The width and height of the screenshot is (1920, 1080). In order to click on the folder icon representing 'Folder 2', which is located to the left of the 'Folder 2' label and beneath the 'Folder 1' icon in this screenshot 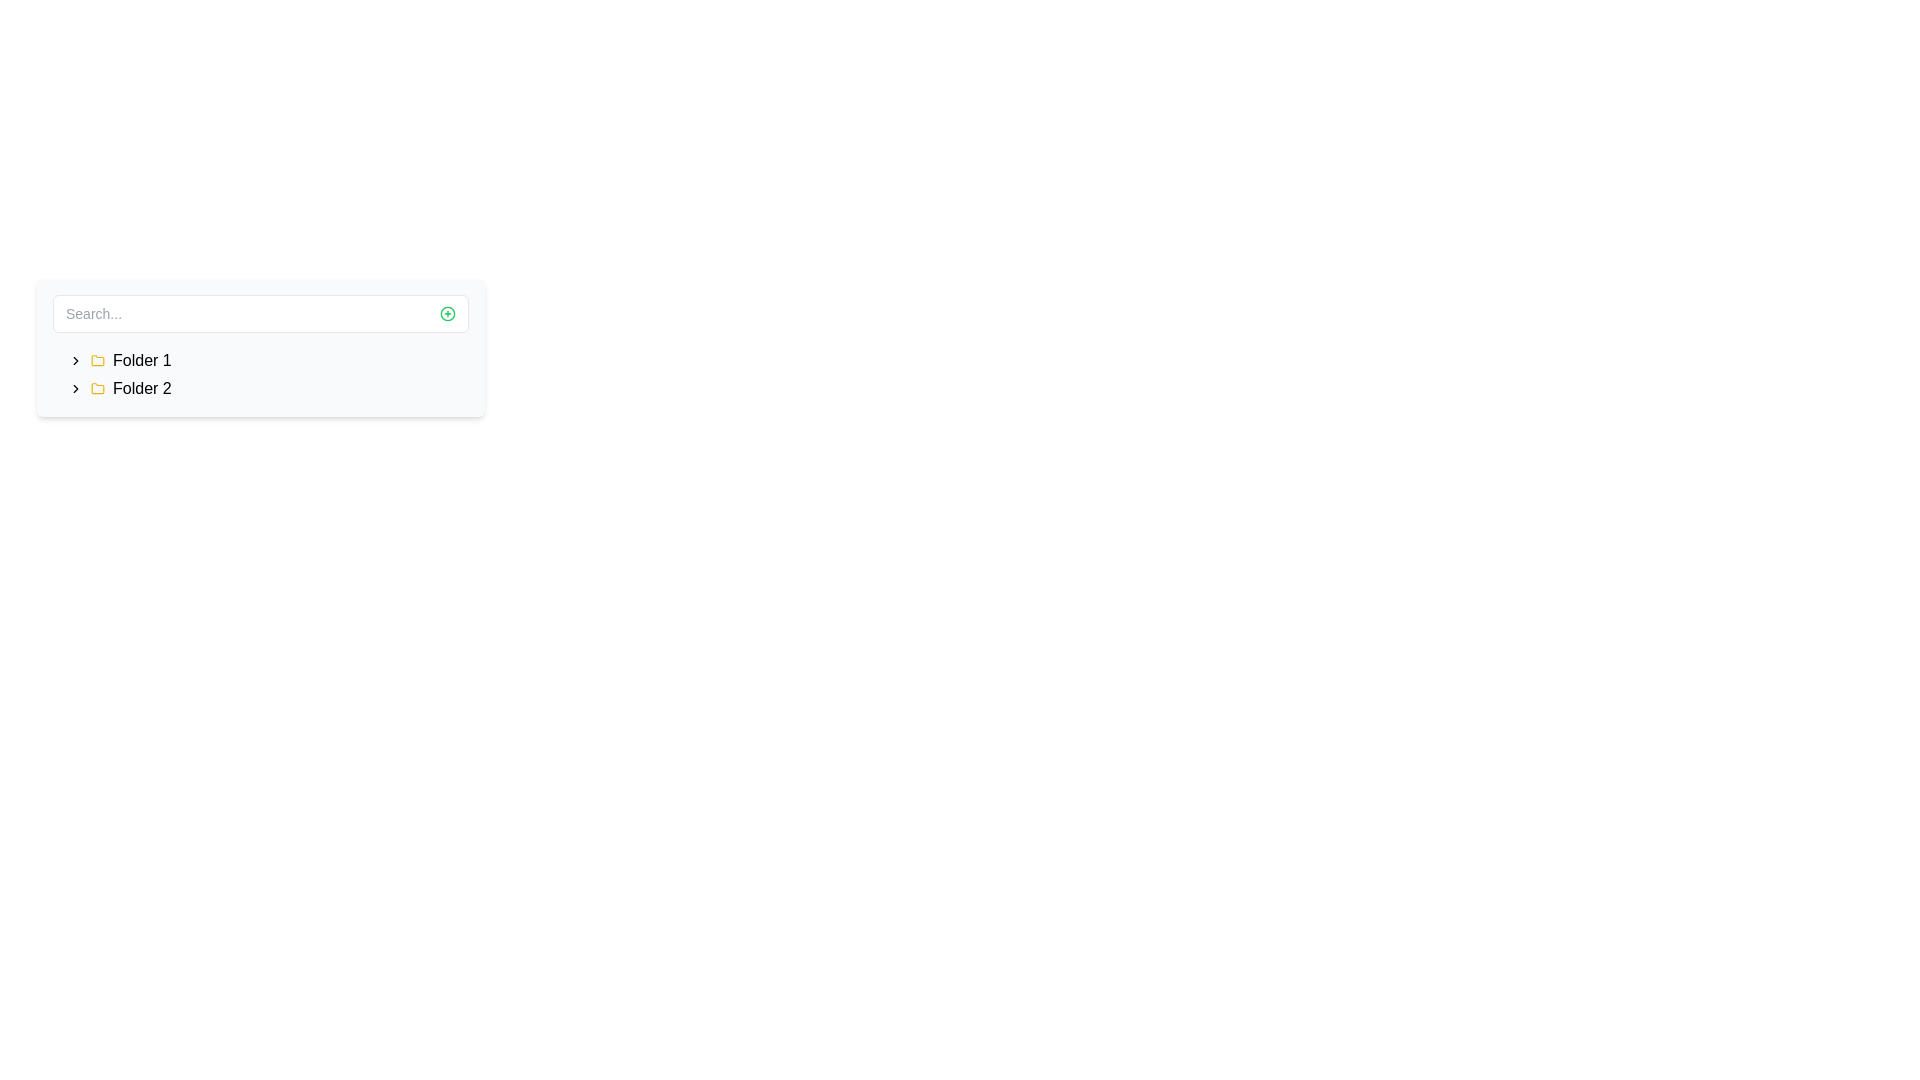, I will do `click(96, 388)`.